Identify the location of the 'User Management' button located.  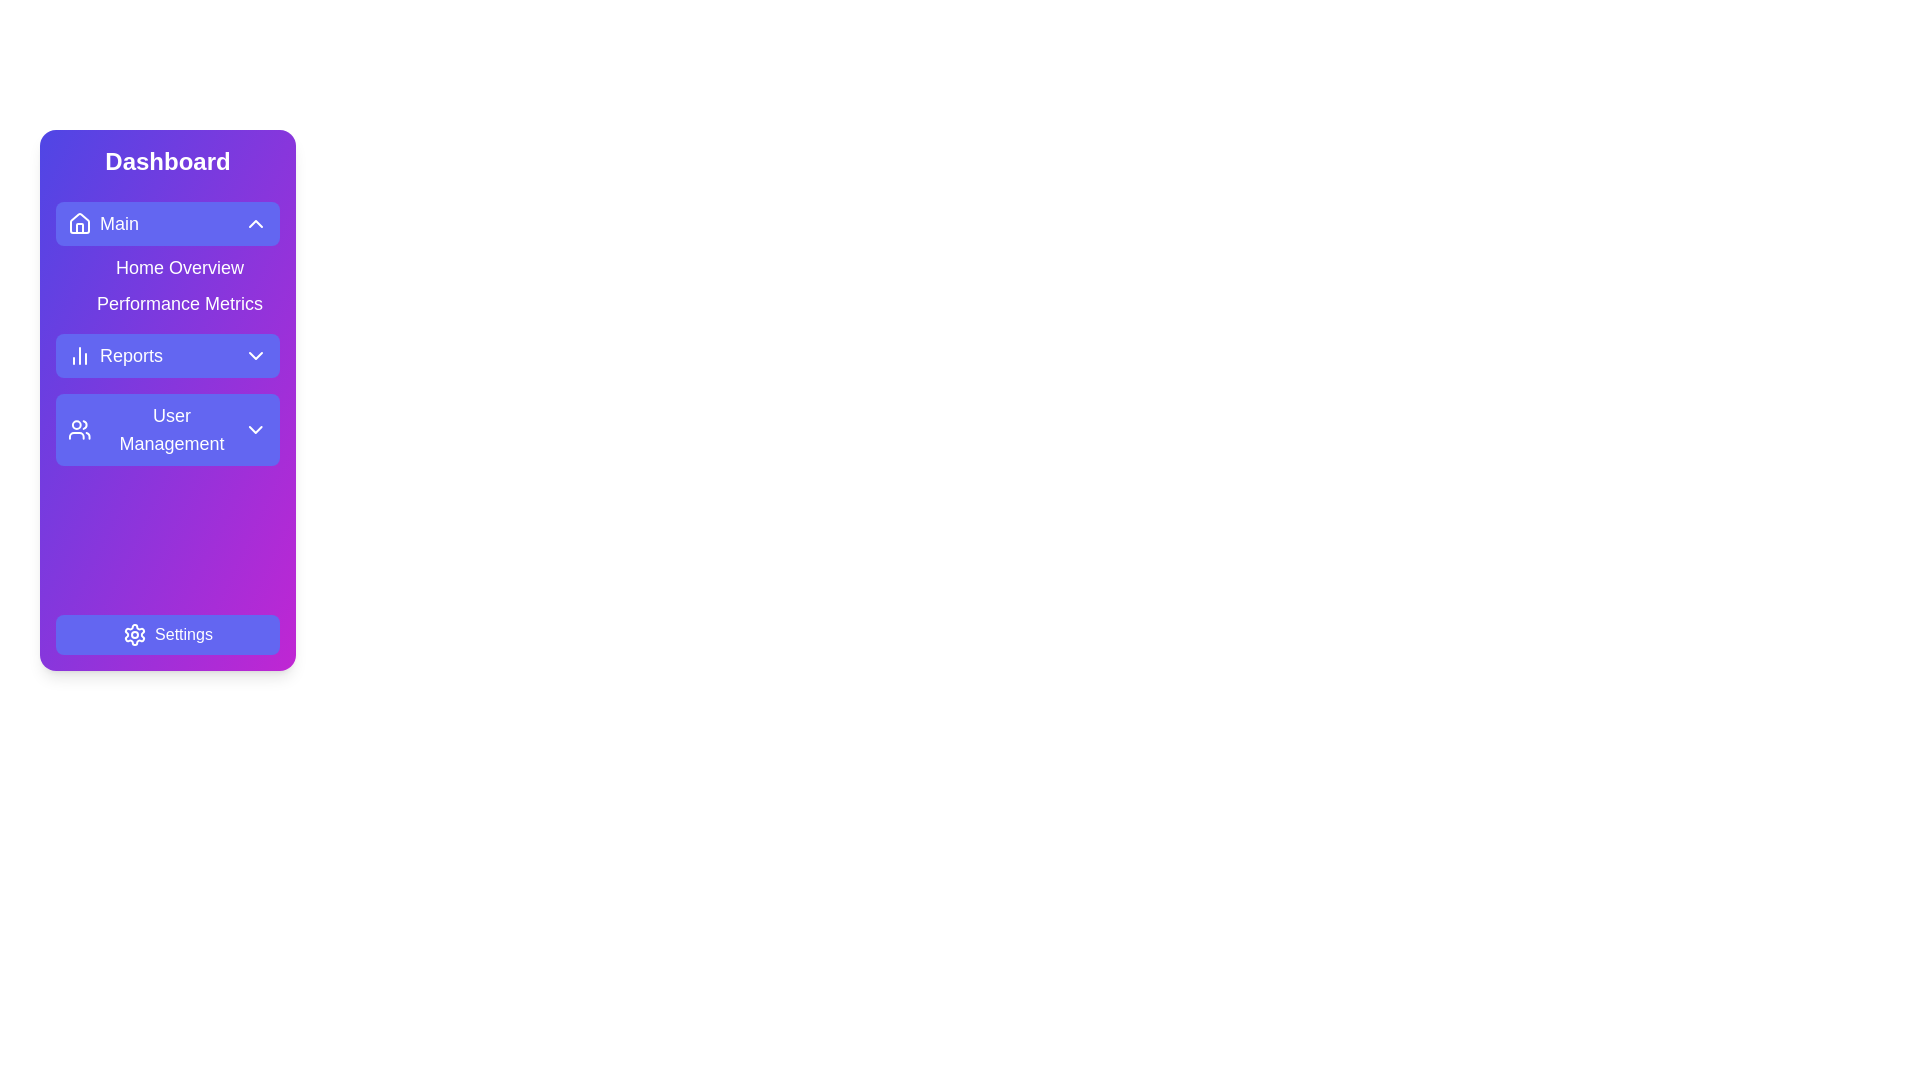
(168, 428).